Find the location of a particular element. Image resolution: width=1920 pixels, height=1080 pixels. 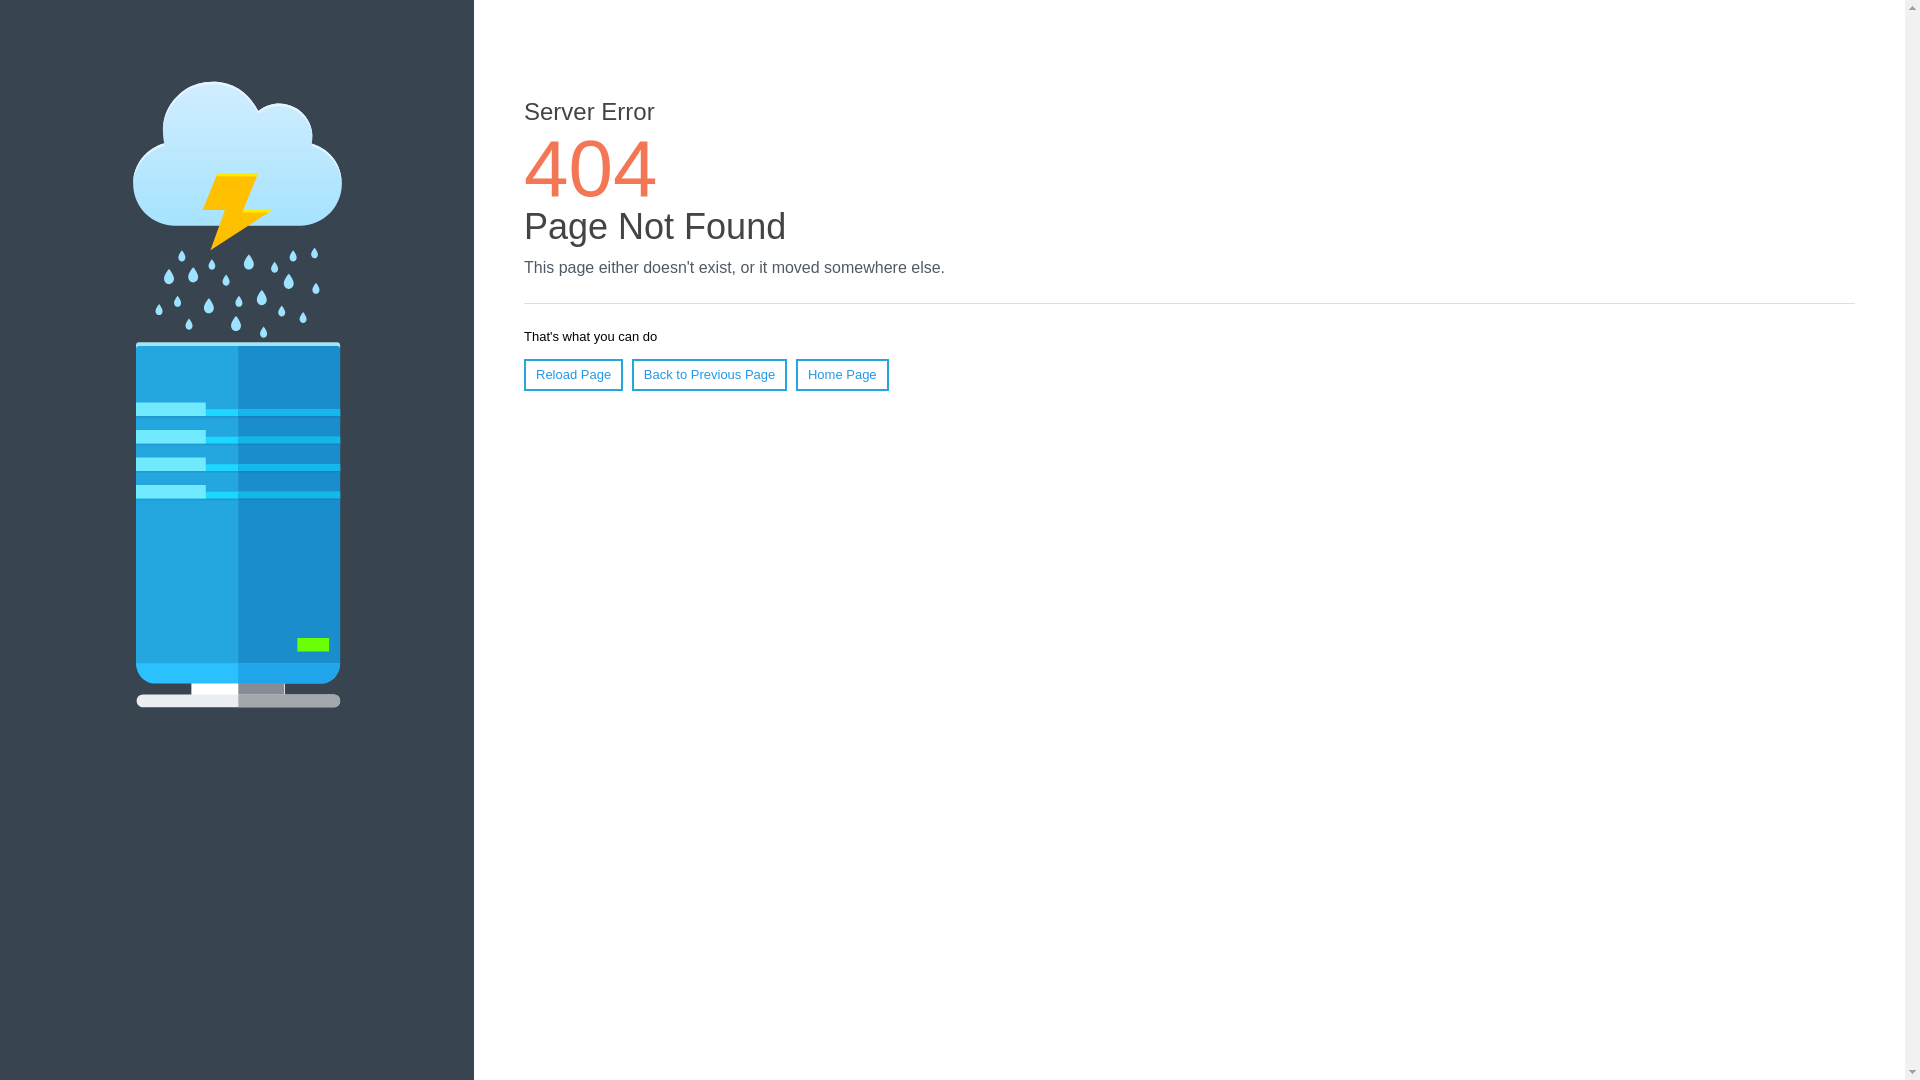

'Home Page' is located at coordinates (842, 374).